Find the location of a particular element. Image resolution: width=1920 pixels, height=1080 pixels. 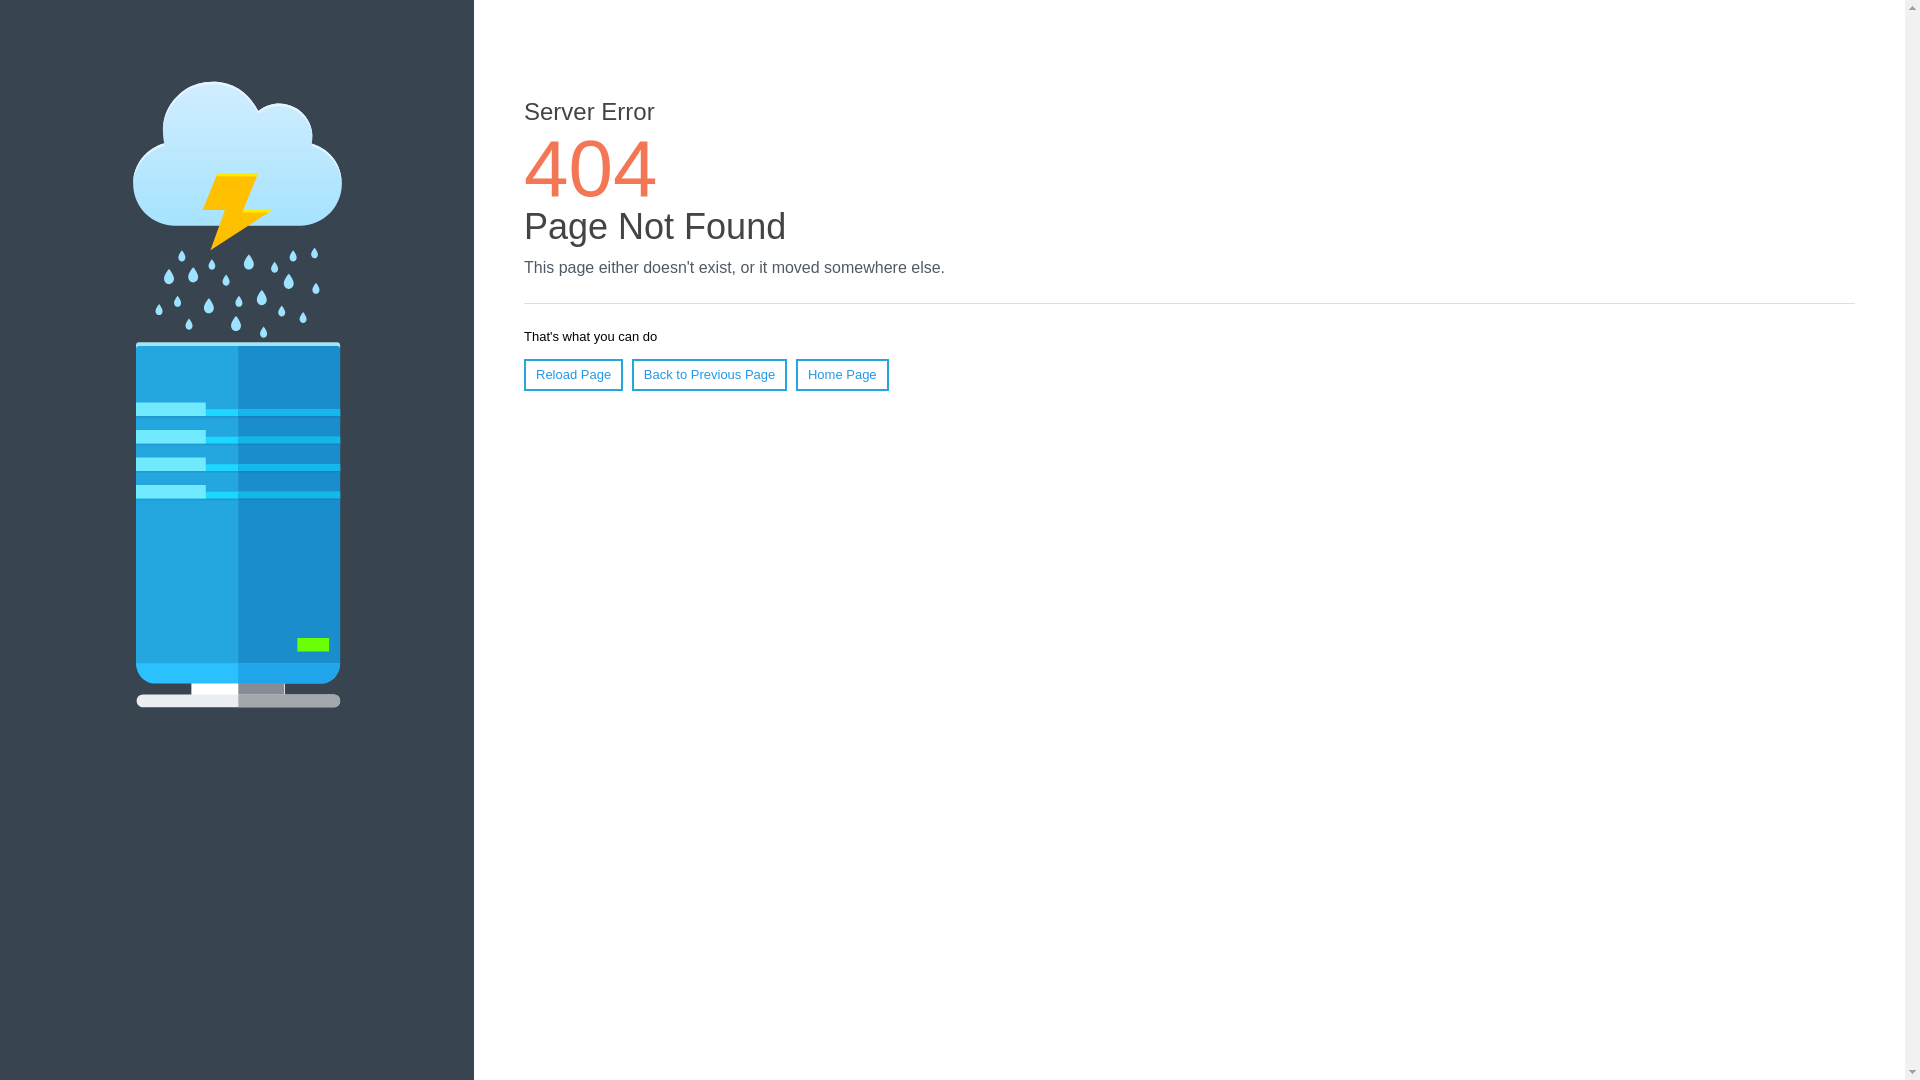

'Home Page' is located at coordinates (842, 374).